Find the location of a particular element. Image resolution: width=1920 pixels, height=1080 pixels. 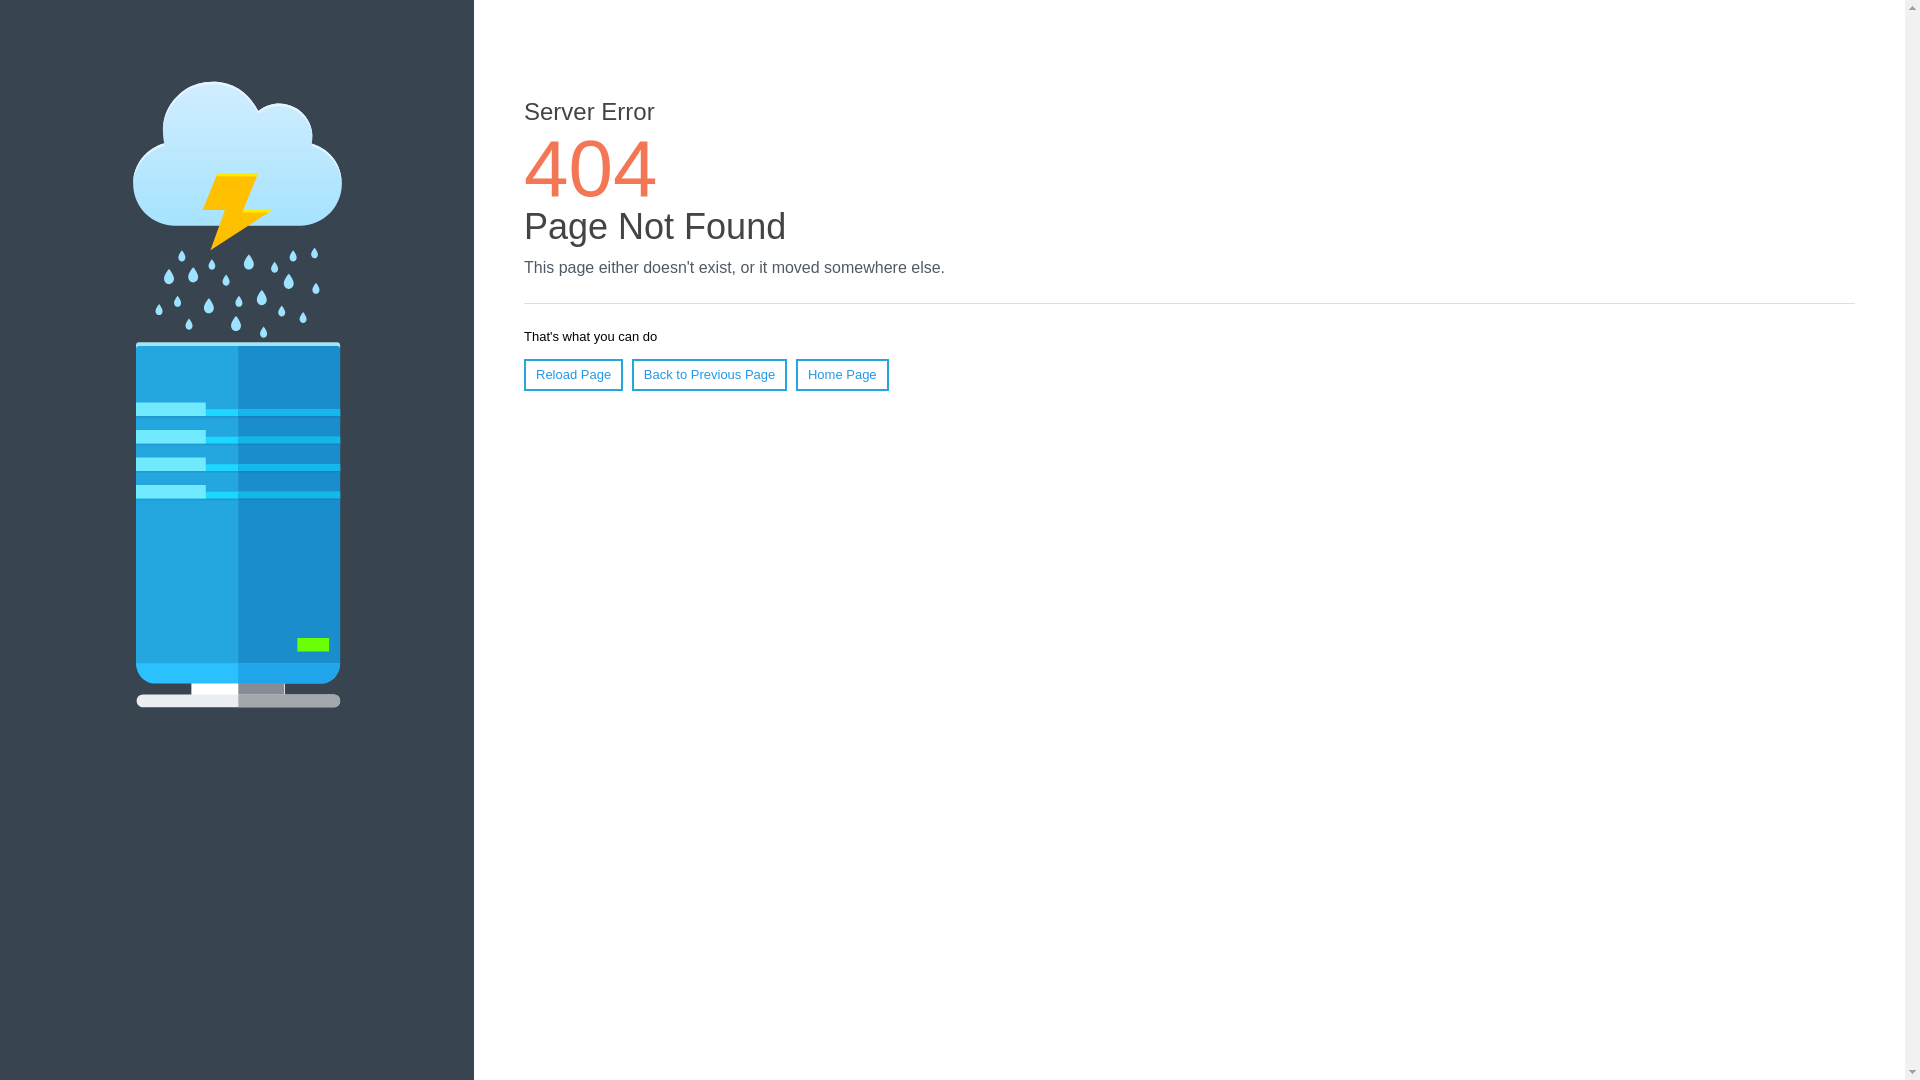

'Home Page' is located at coordinates (842, 374).